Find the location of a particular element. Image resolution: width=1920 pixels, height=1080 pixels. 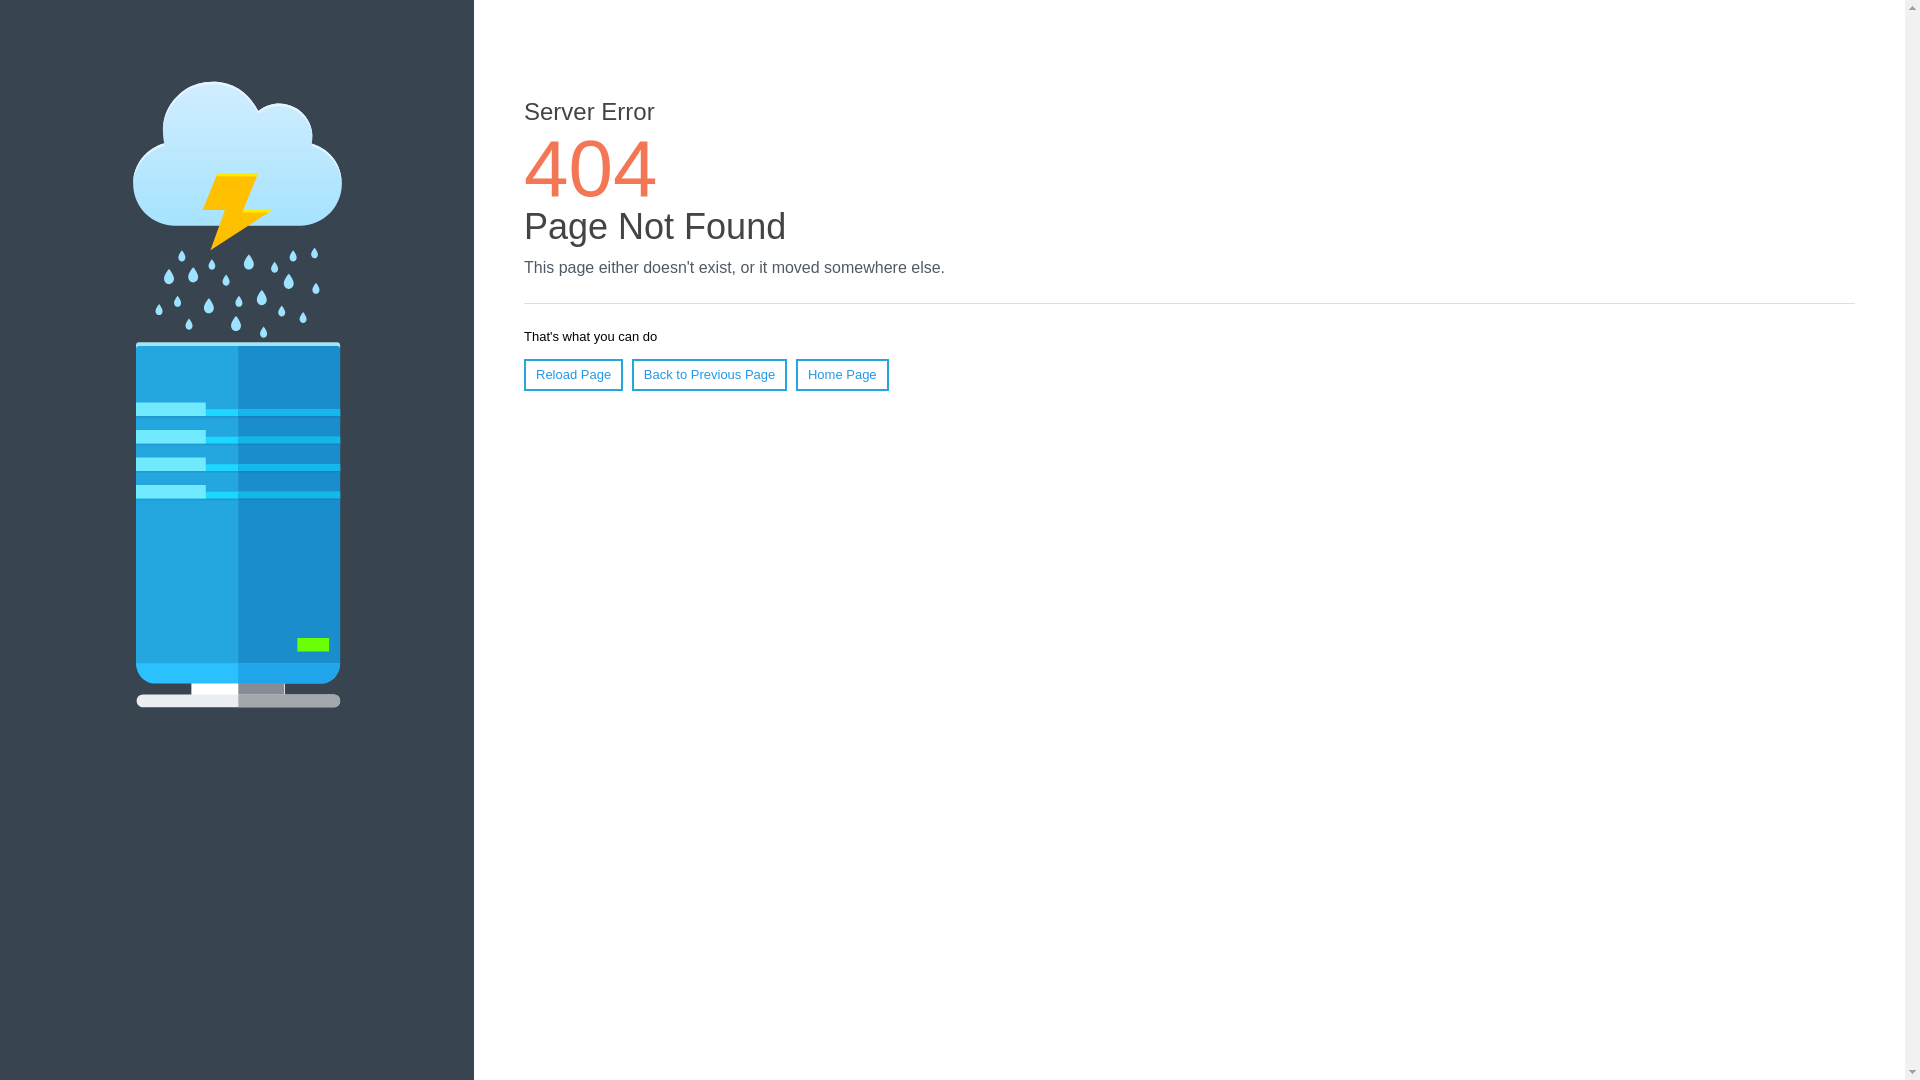

'Home Page' is located at coordinates (842, 374).